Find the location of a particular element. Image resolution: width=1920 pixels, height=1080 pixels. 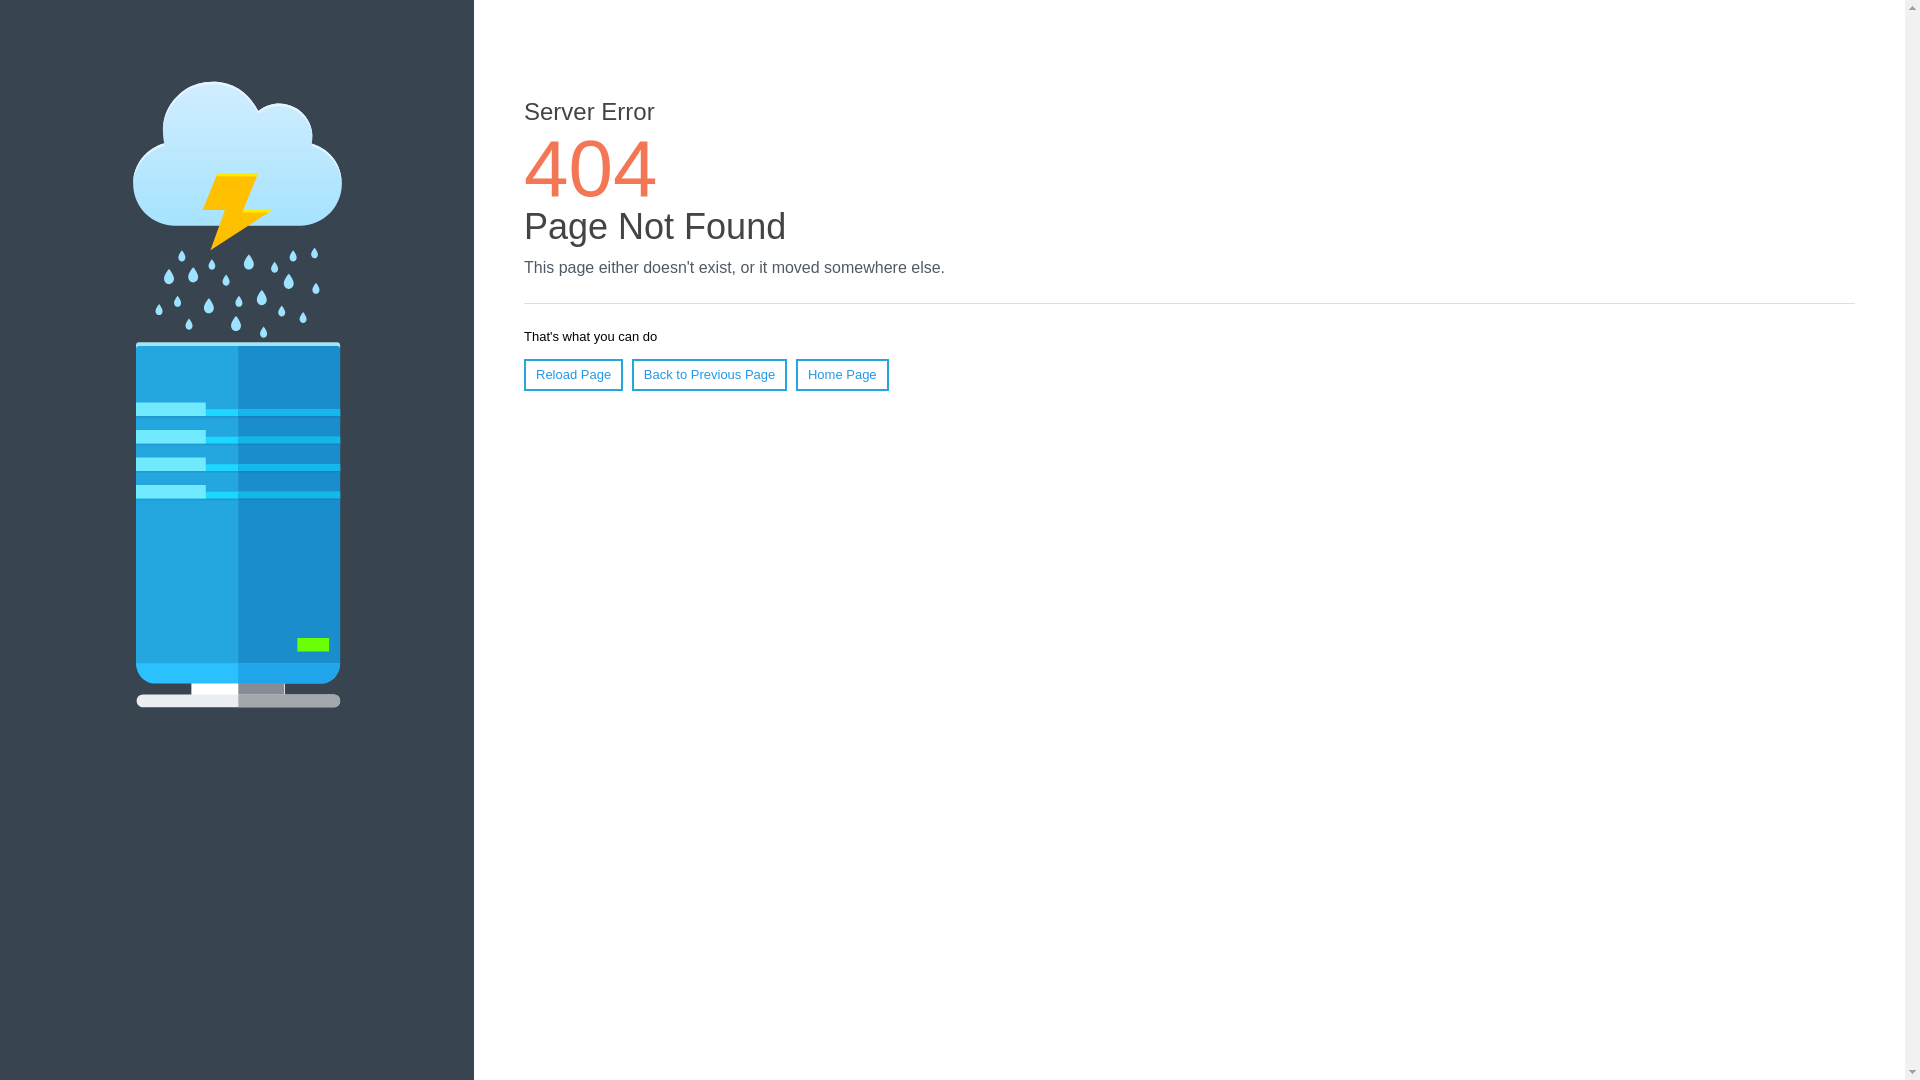

'Home Page' is located at coordinates (842, 374).